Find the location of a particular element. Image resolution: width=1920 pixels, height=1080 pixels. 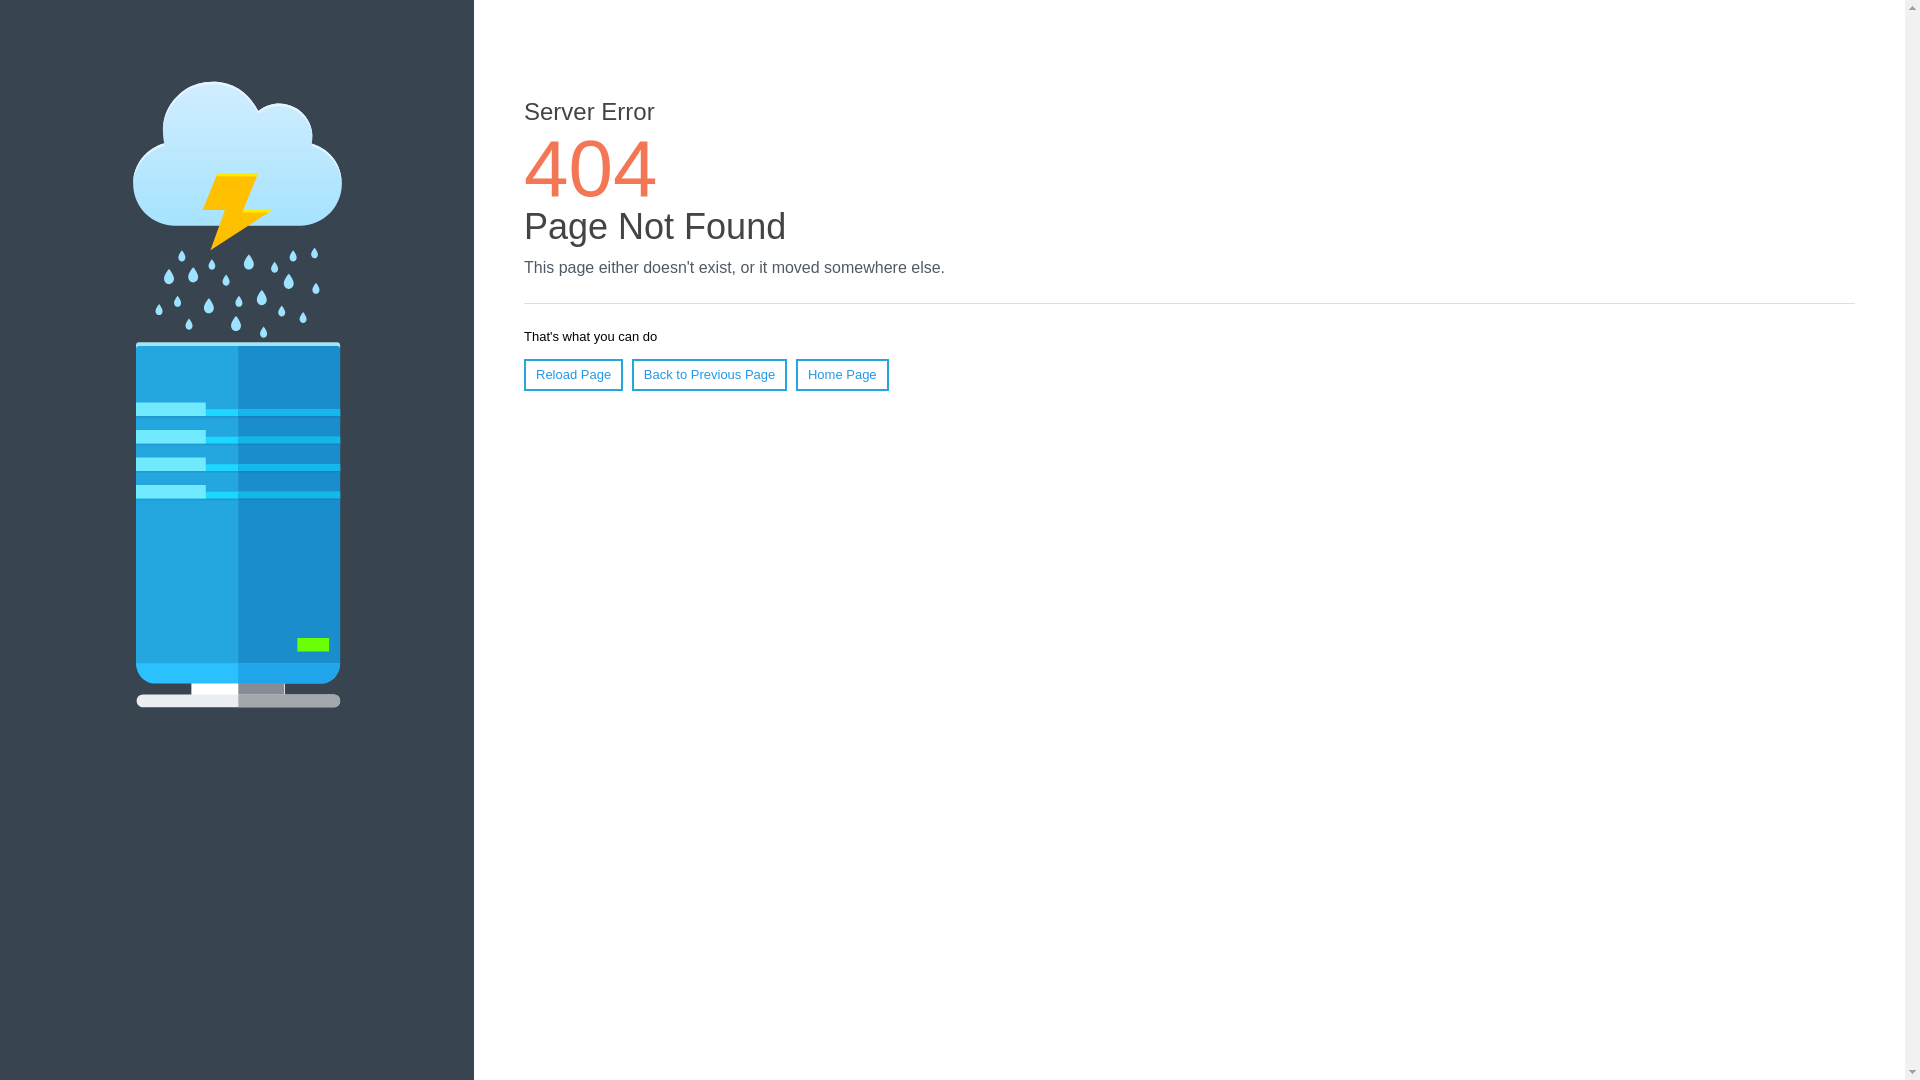

'Home Page' is located at coordinates (842, 374).